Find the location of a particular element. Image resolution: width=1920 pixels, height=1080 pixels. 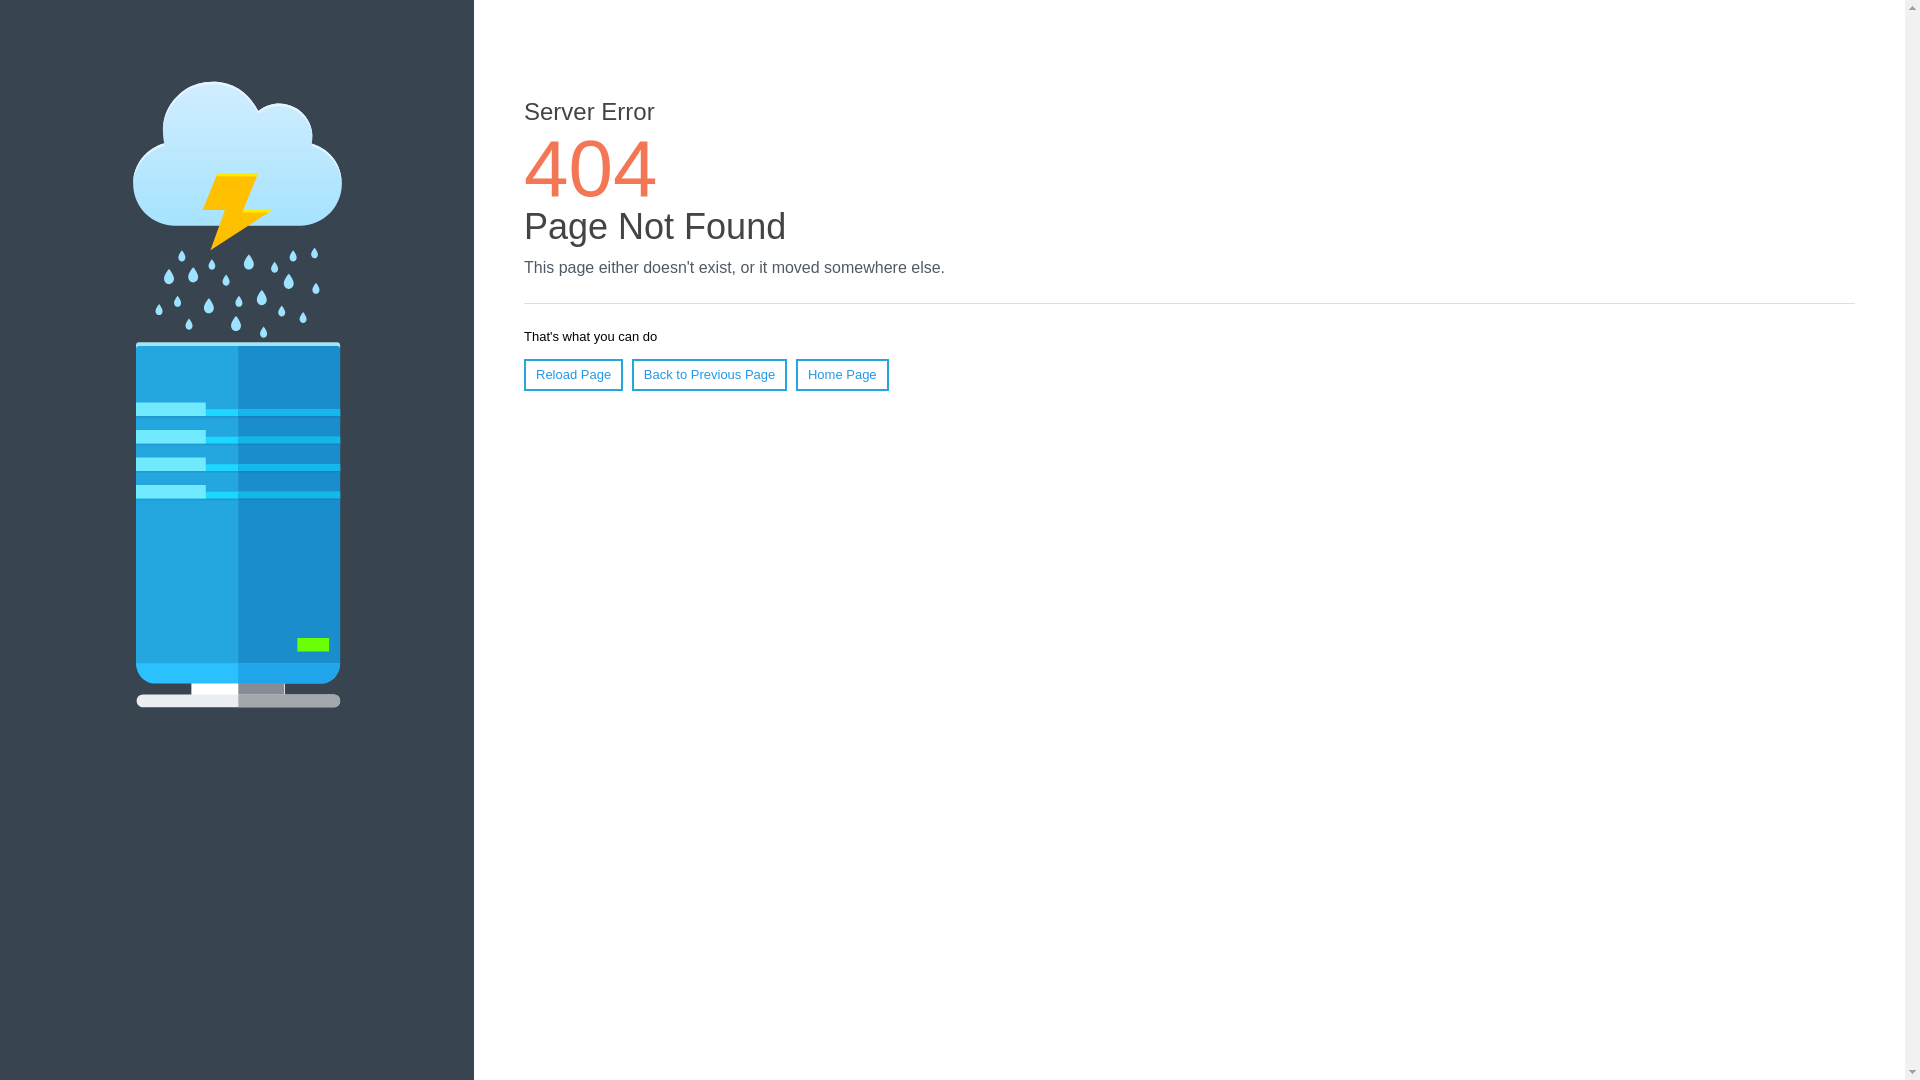

'Home Page' is located at coordinates (842, 374).